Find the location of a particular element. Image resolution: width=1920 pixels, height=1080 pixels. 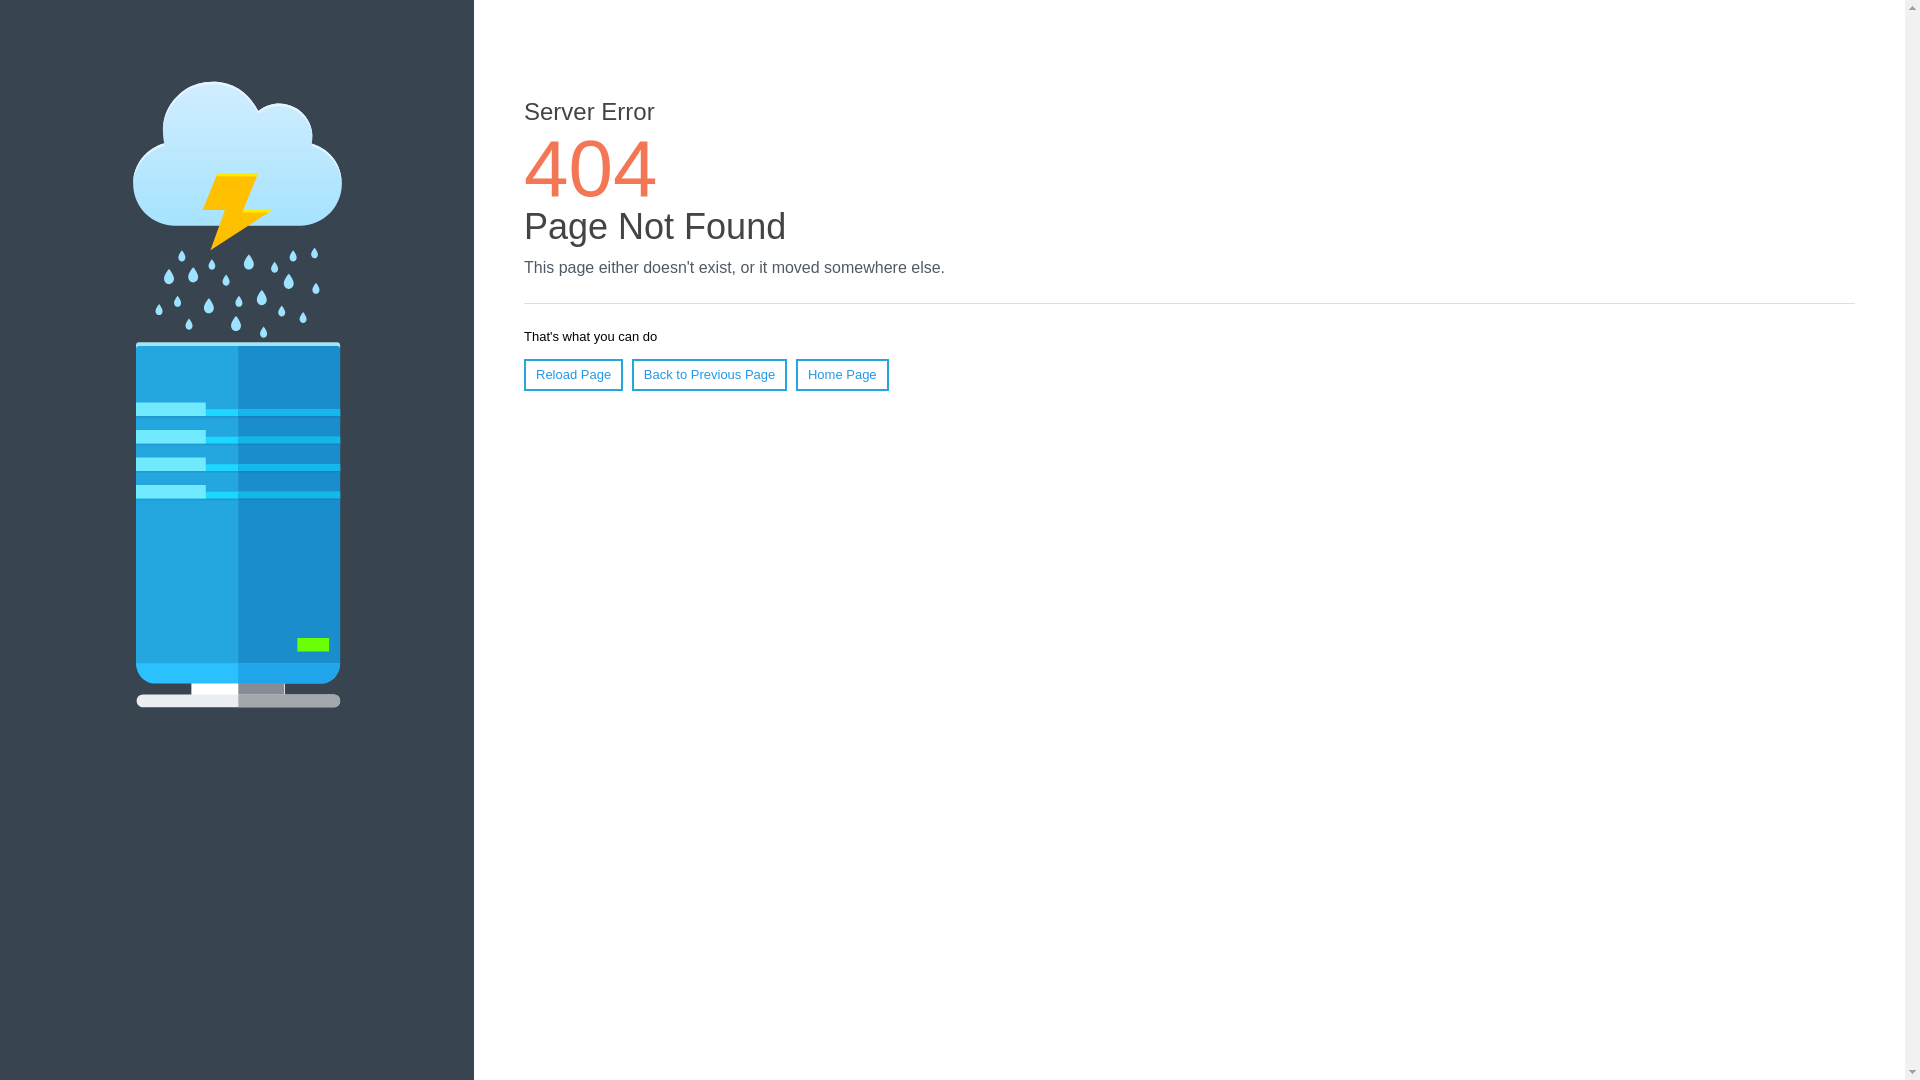

'Home Page' is located at coordinates (842, 374).